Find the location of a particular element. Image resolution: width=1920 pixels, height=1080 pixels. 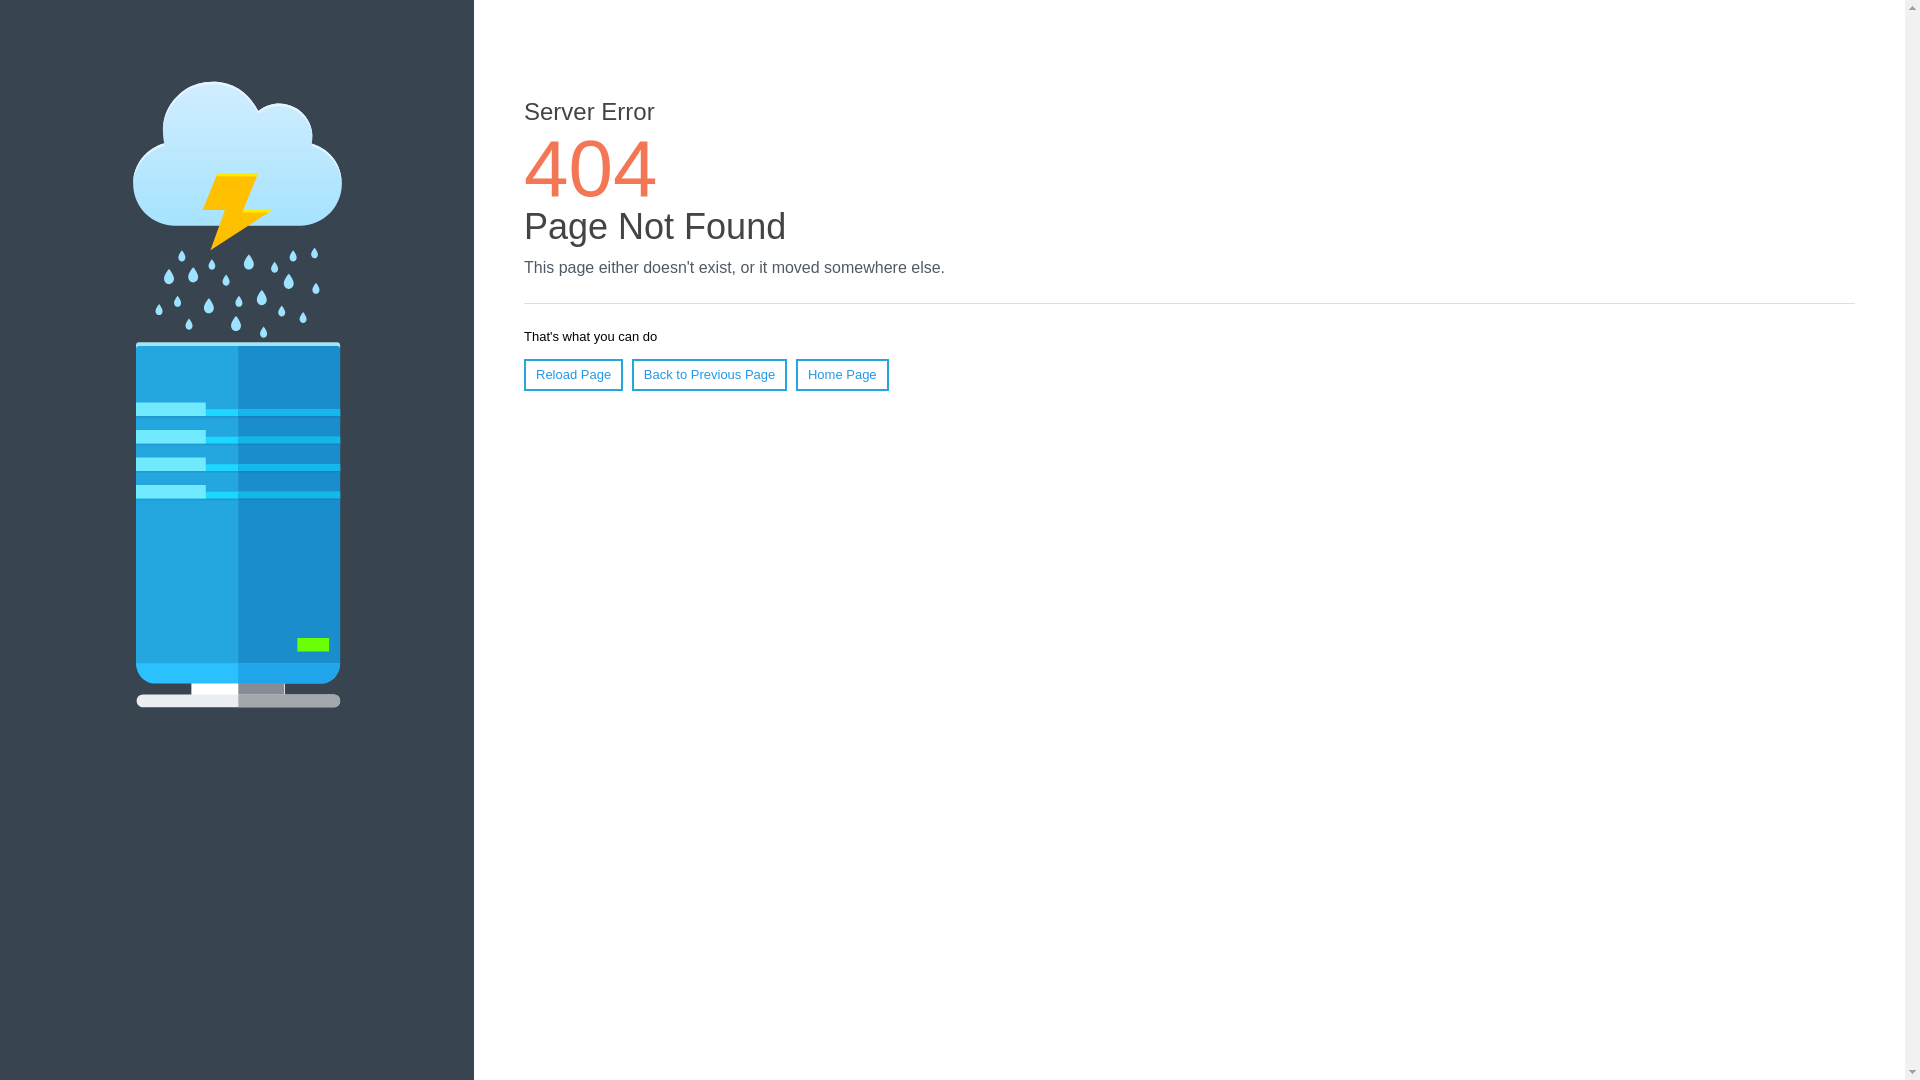

'Home Page' is located at coordinates (842, 374).